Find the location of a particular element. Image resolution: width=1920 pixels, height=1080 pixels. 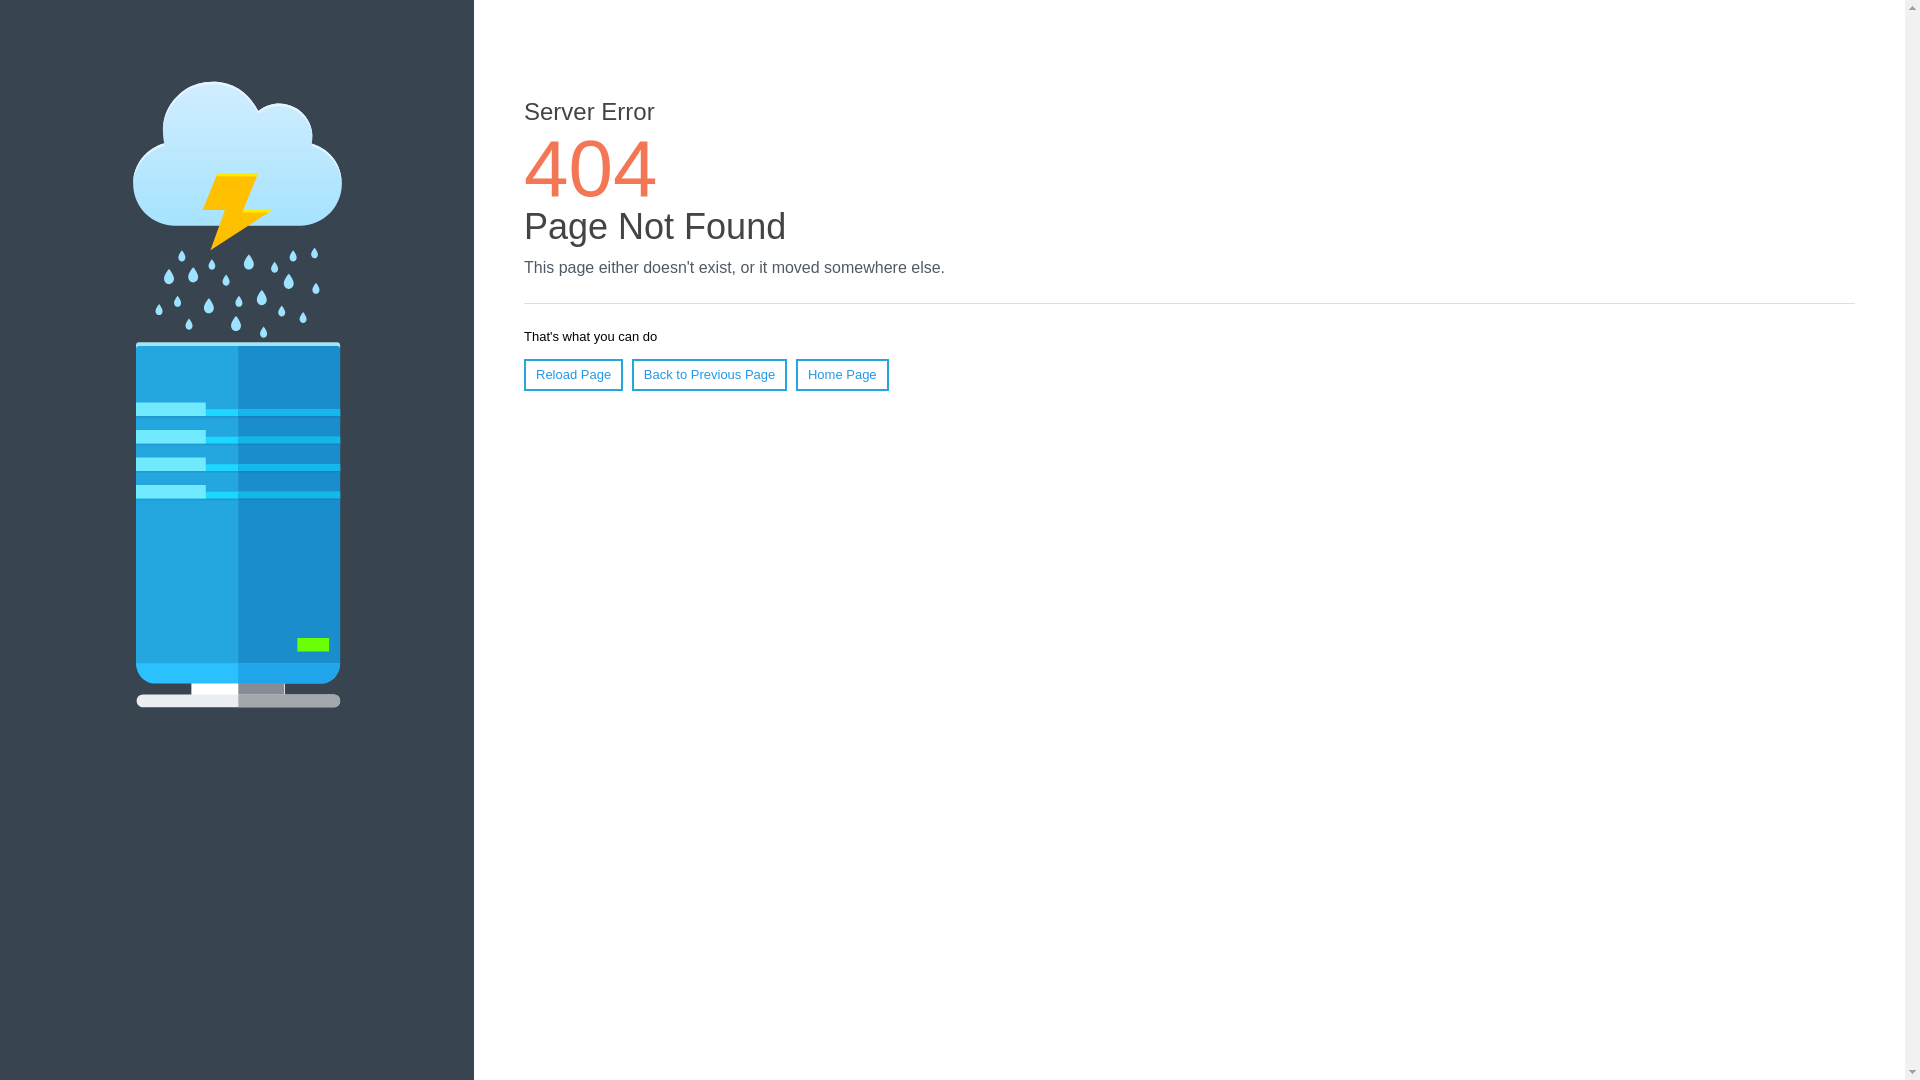

'Home Page' is located at coordinates (842, 374).